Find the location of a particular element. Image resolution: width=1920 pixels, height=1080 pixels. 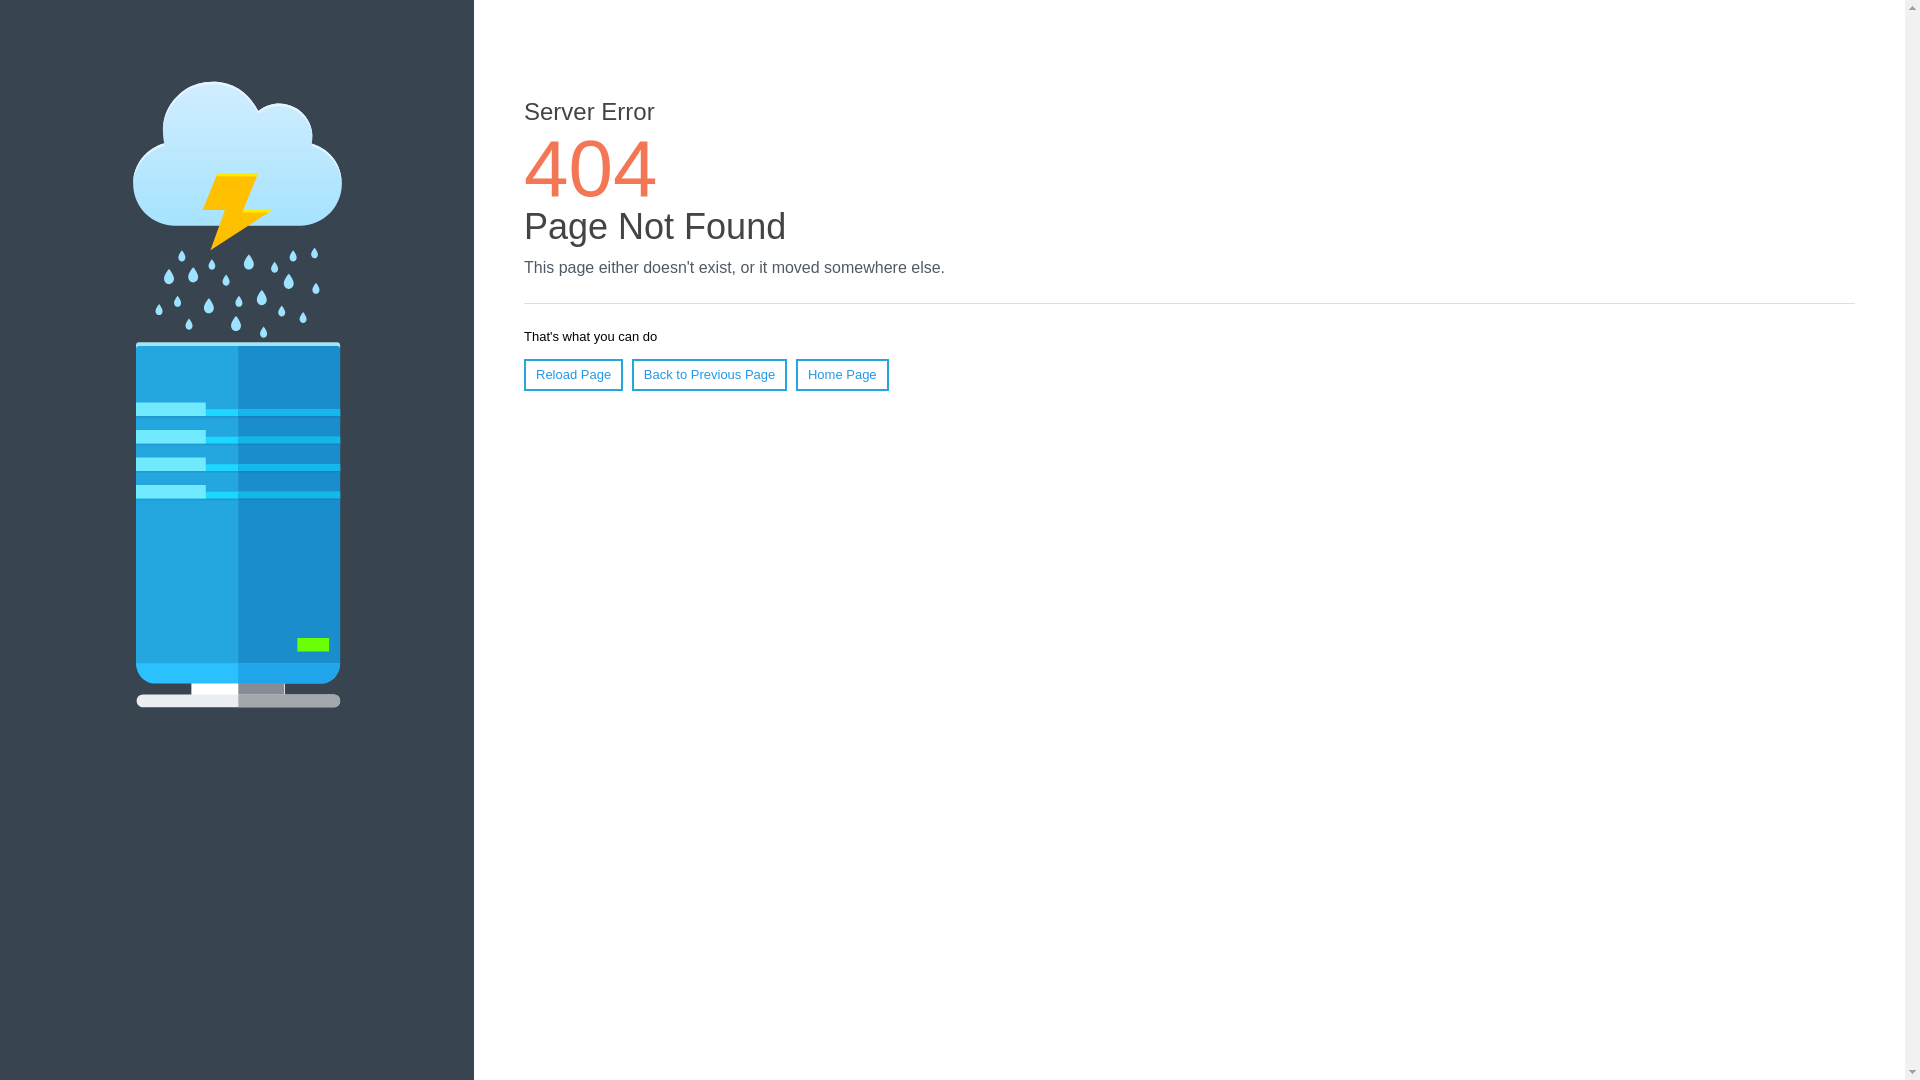

'Home Page' is located at coordinates (842, 374).